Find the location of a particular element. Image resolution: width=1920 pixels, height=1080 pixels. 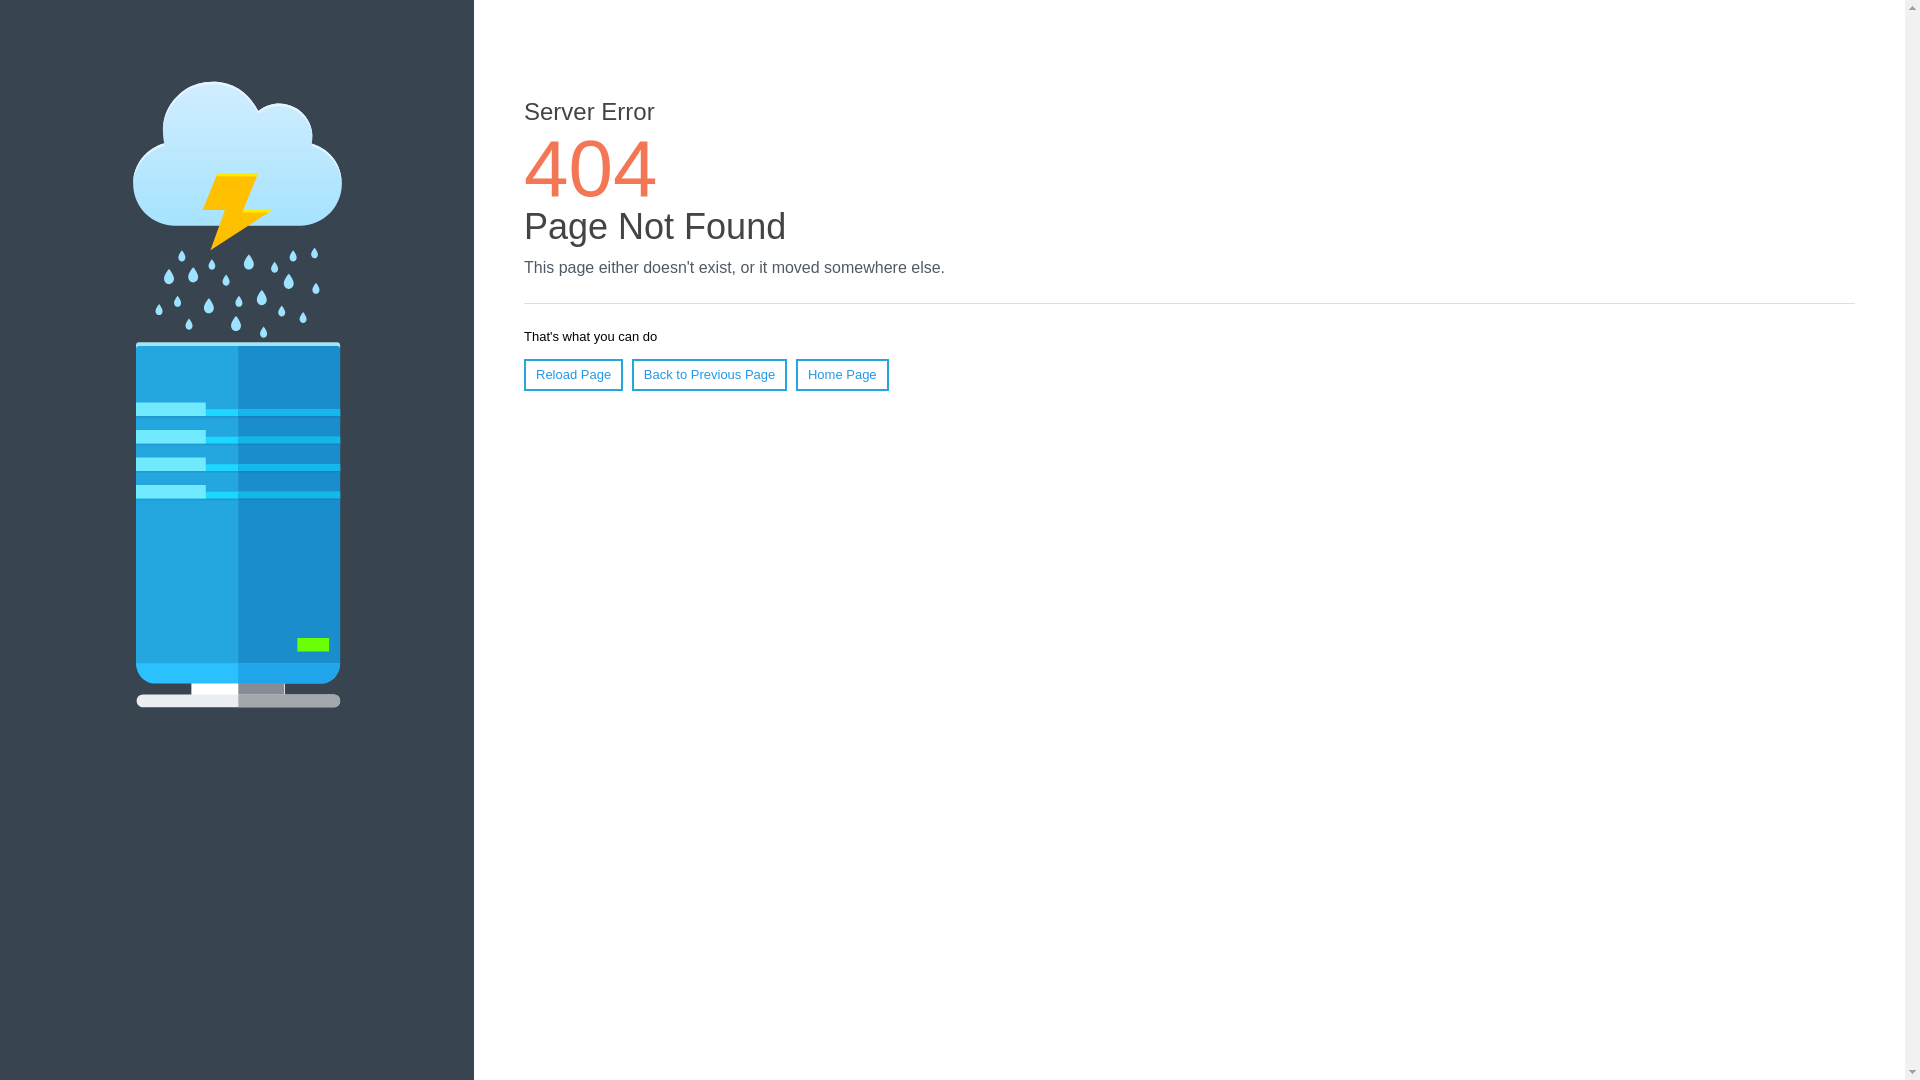

'Home Page' is located at coordinates (842, 374).